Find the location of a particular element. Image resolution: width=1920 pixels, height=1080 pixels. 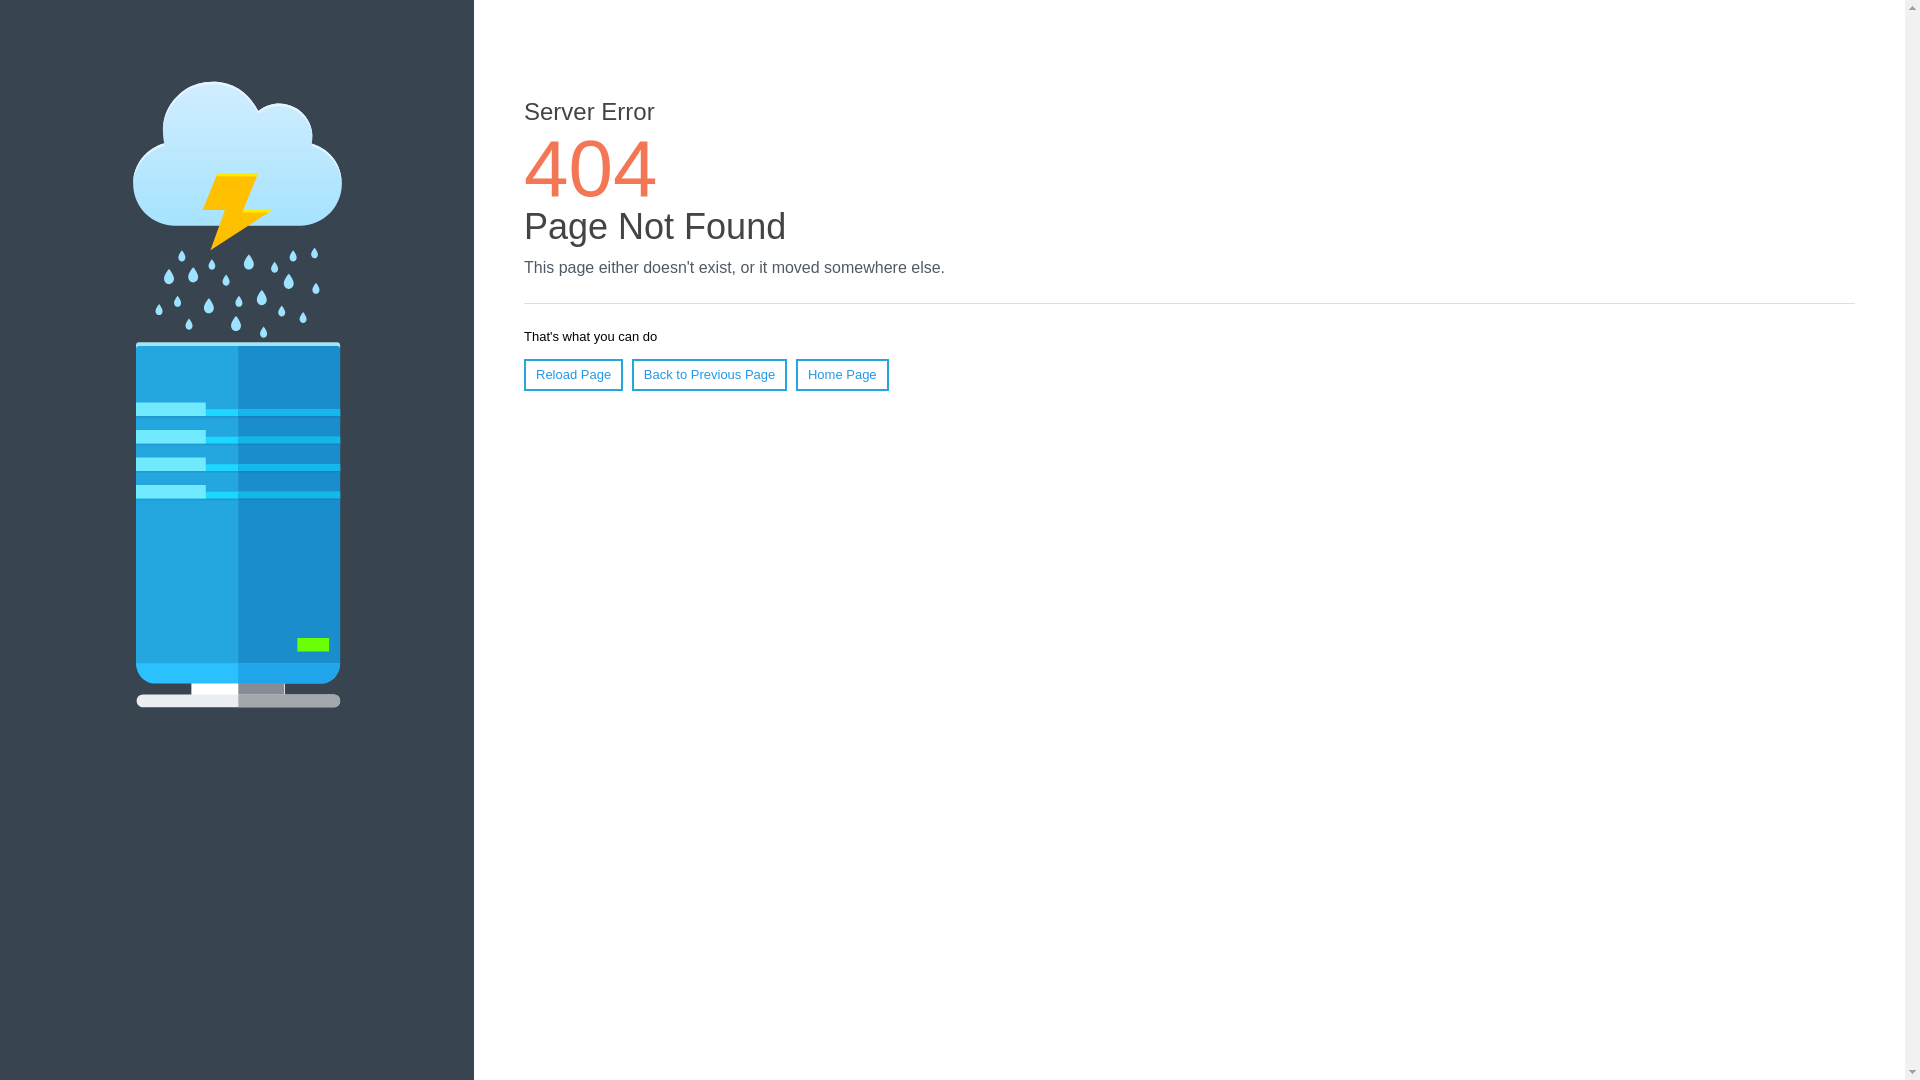

'Home Page' is located at coordinates (842, 374).